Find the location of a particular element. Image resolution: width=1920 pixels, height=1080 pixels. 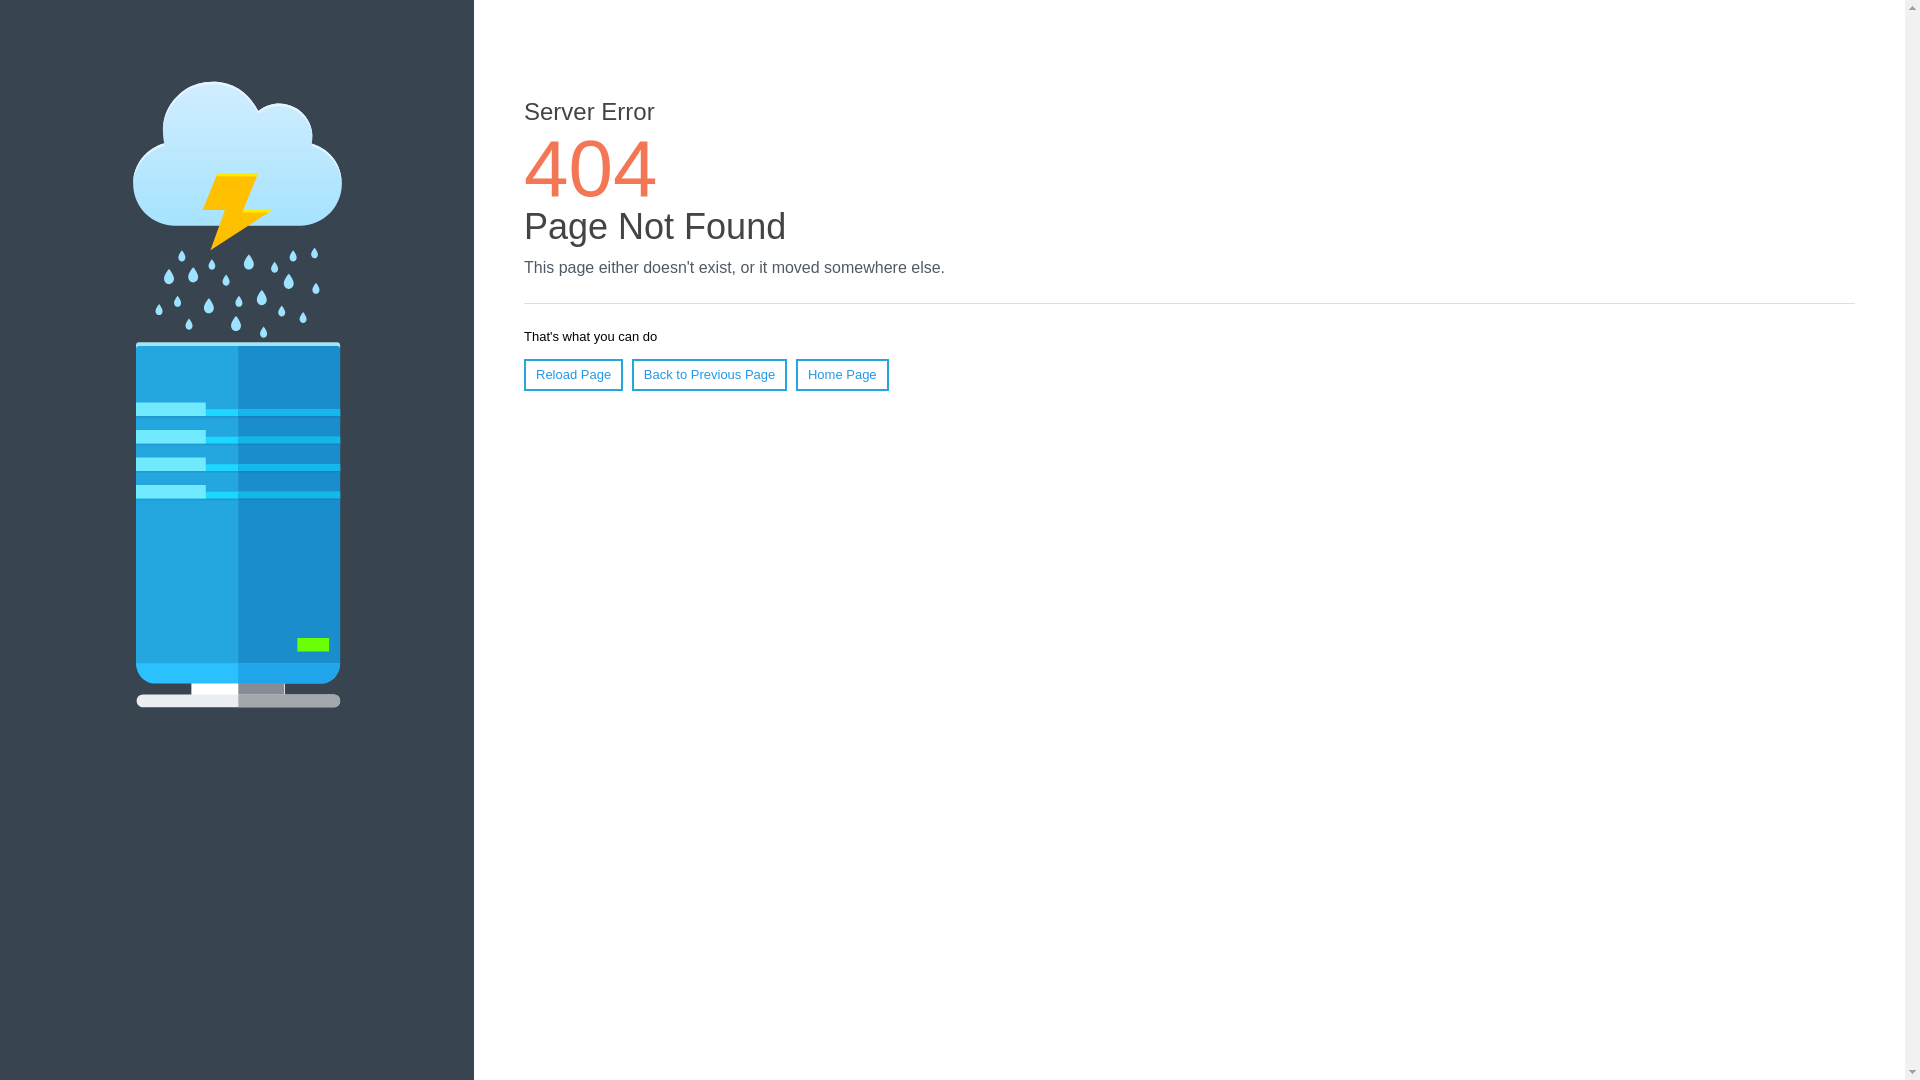

'Home Page' is located at coordinates (842, 374).